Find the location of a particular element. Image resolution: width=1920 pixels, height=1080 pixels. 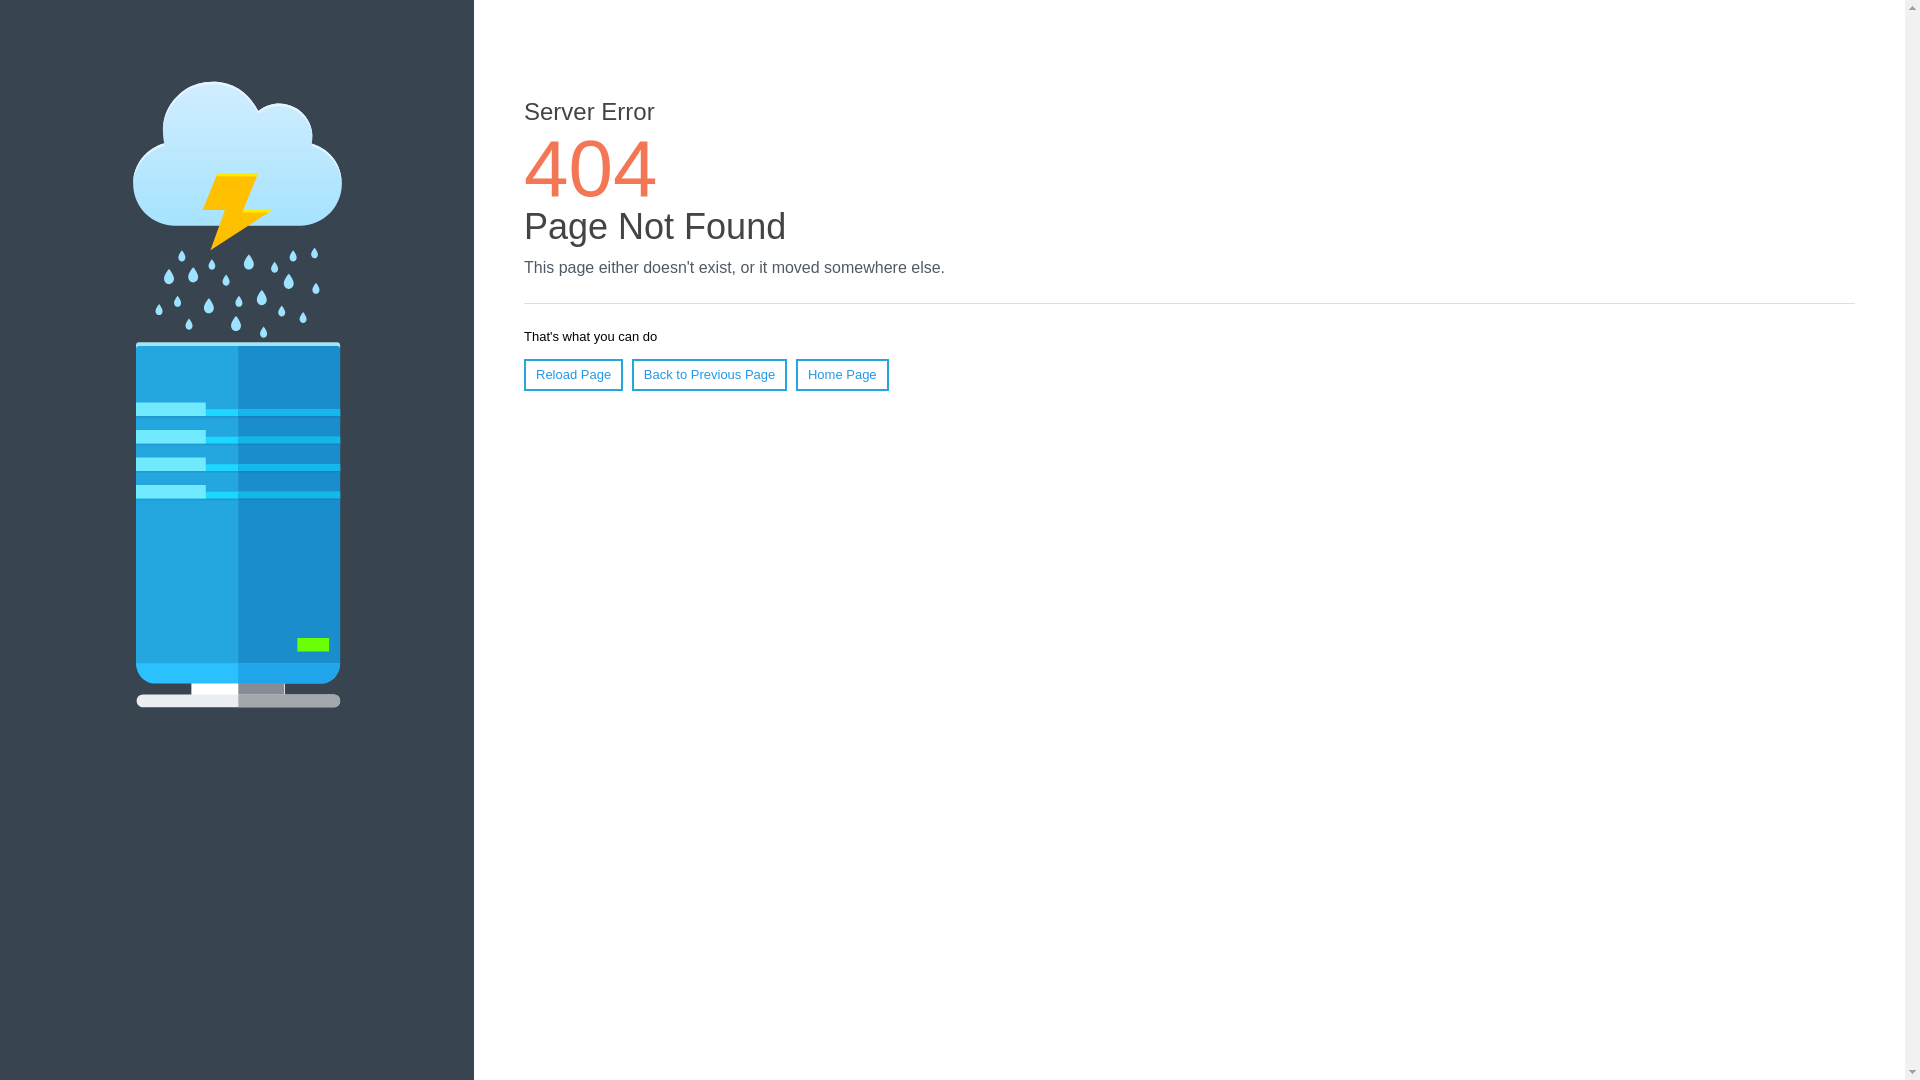

'Home Page' is located at coordinates (842, 374).